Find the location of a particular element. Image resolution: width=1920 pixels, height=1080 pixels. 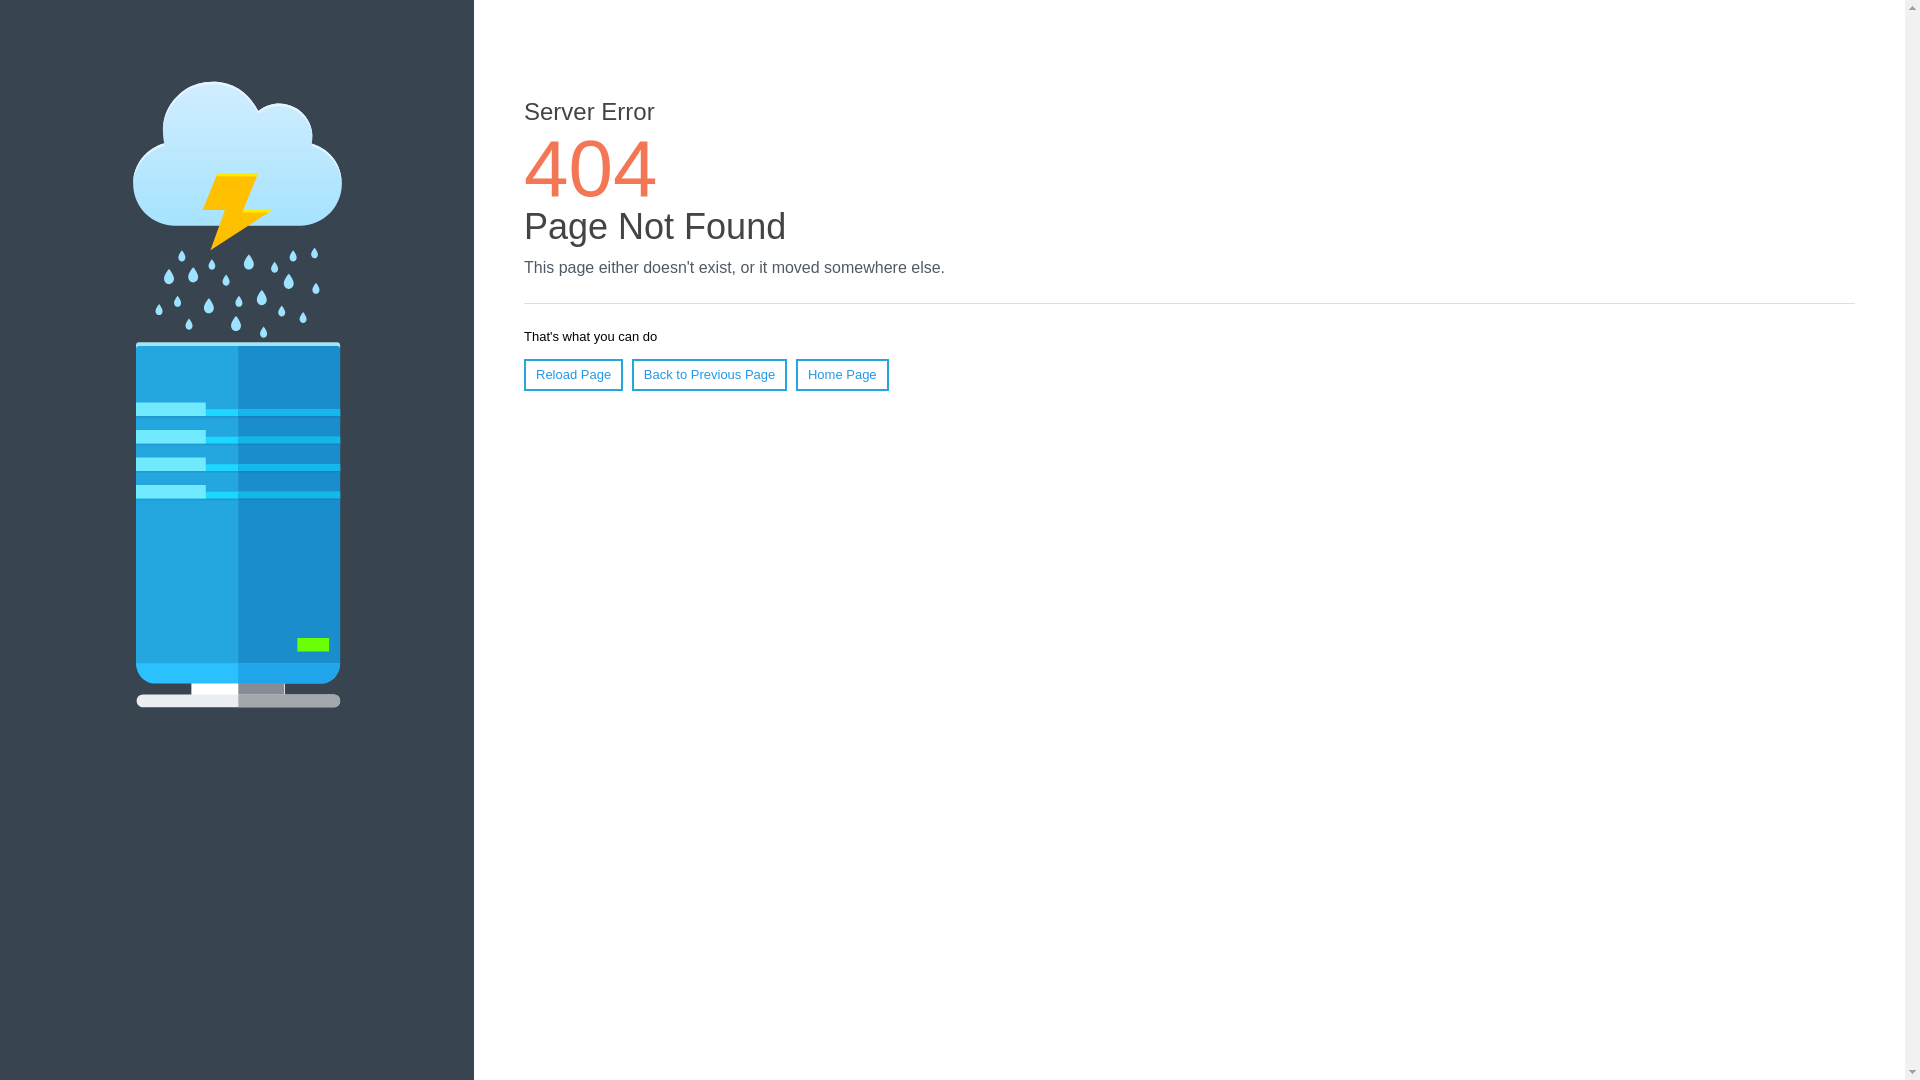

'Home Page' is located at coordinates (842, 374).